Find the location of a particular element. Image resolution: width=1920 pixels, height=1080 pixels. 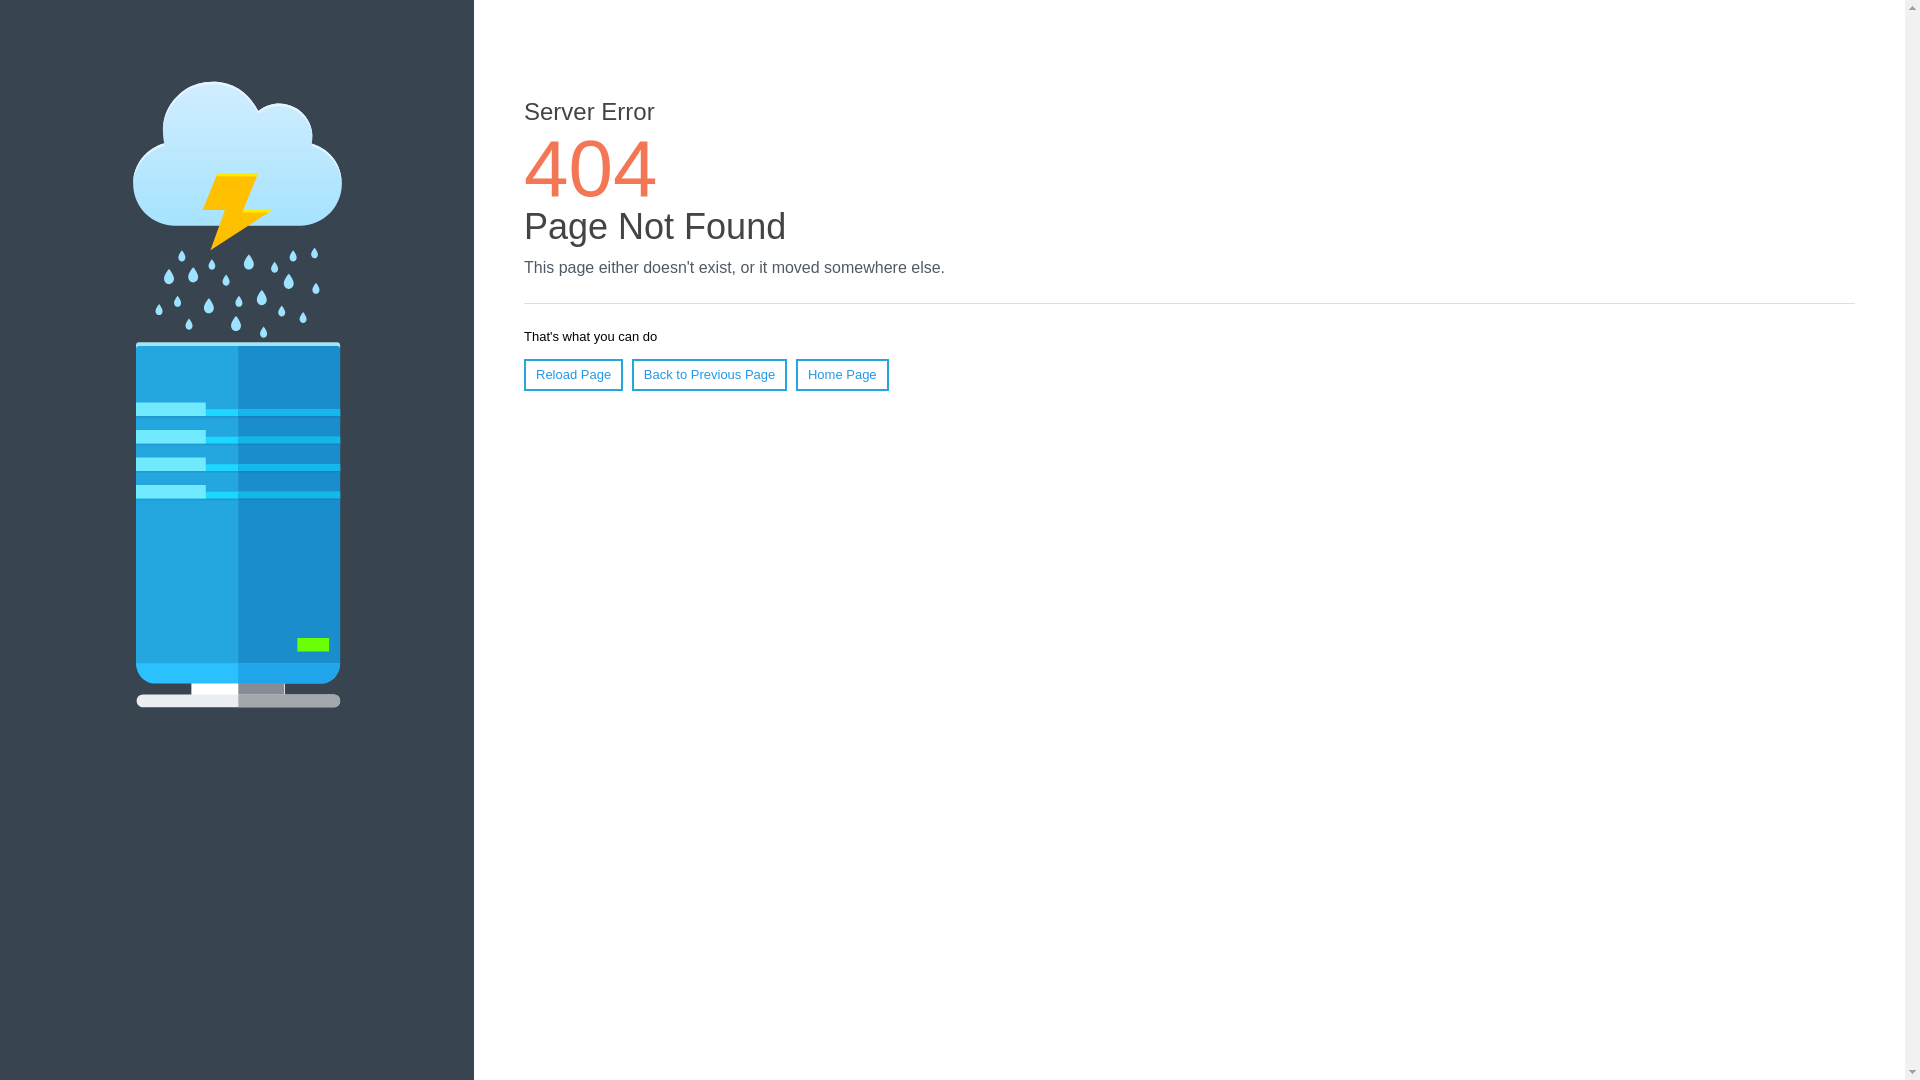

'Home Page' is located at coordinates (842, 374).